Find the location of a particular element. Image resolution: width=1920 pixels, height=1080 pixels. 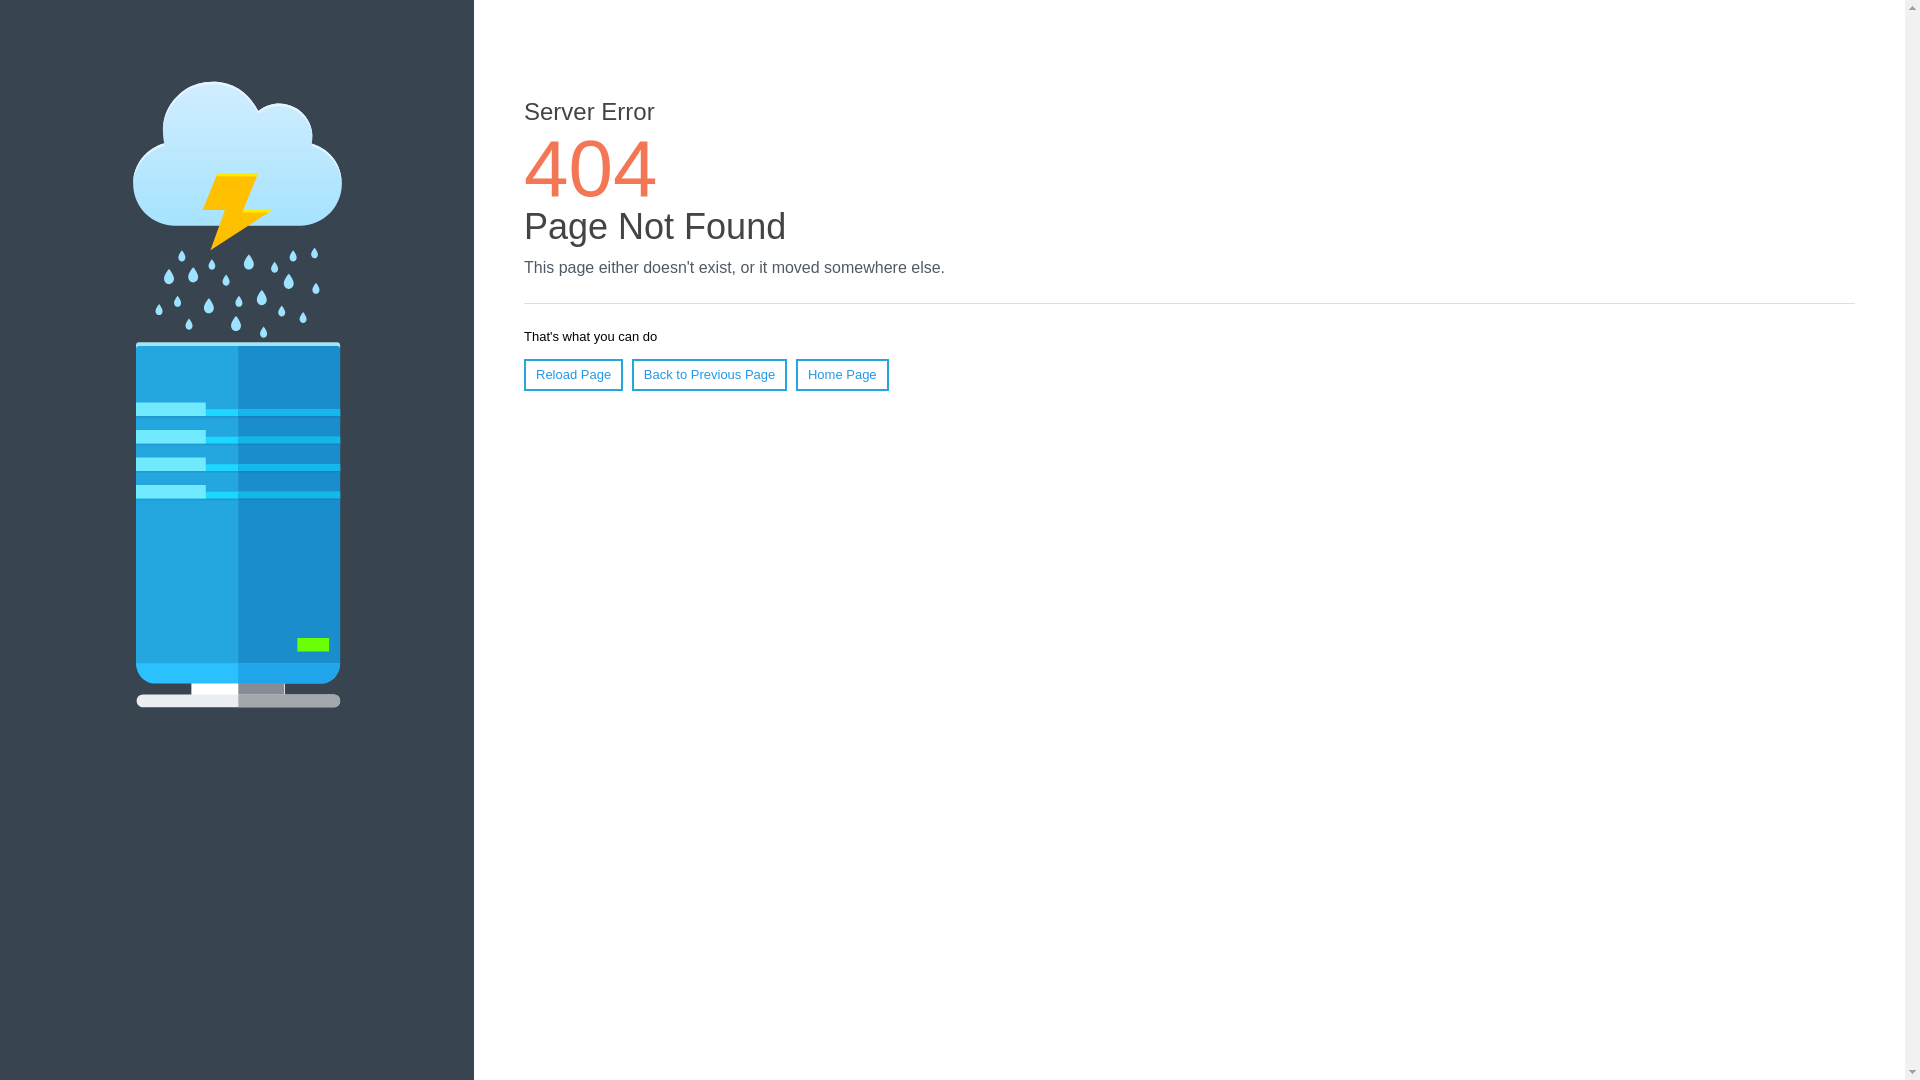

'Home Page' is located at coordinates (842, 374).